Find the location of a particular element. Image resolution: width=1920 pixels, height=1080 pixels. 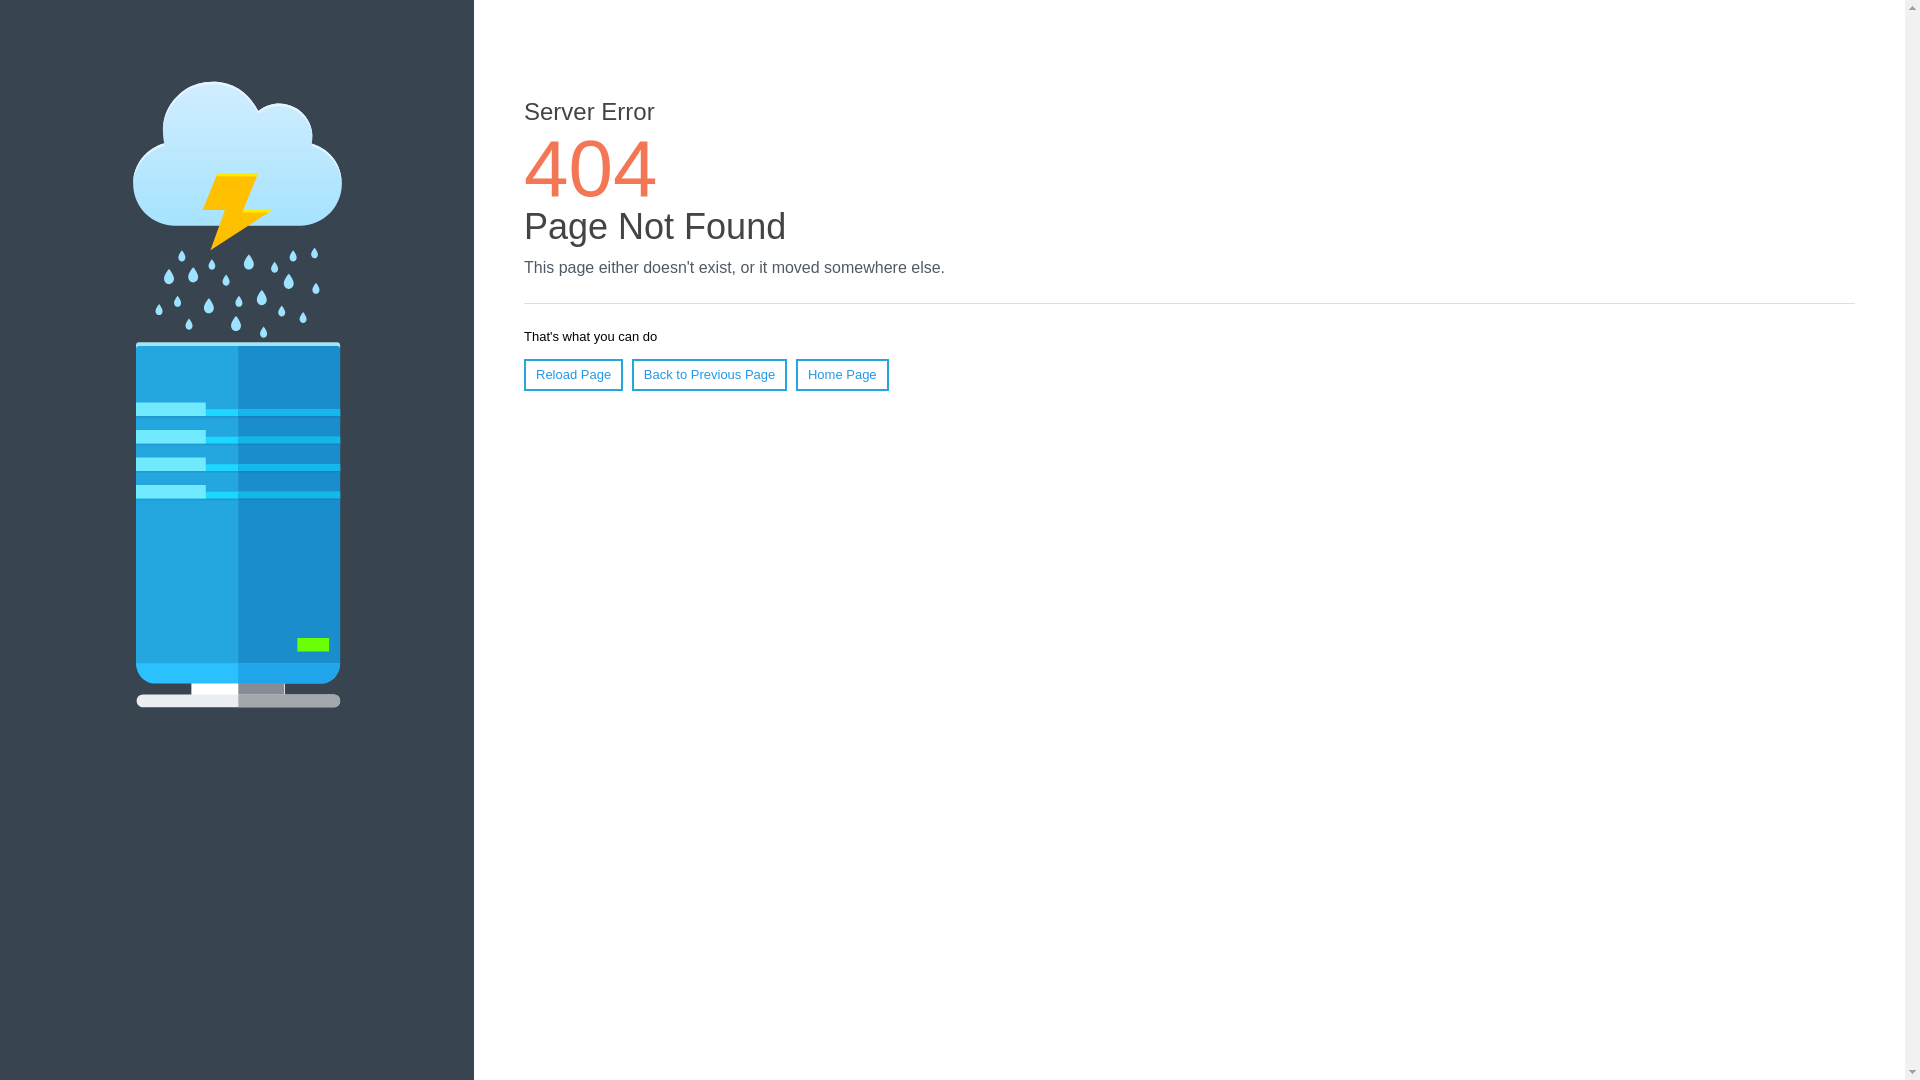

'Home Page' is located at coordinates (842, 374).